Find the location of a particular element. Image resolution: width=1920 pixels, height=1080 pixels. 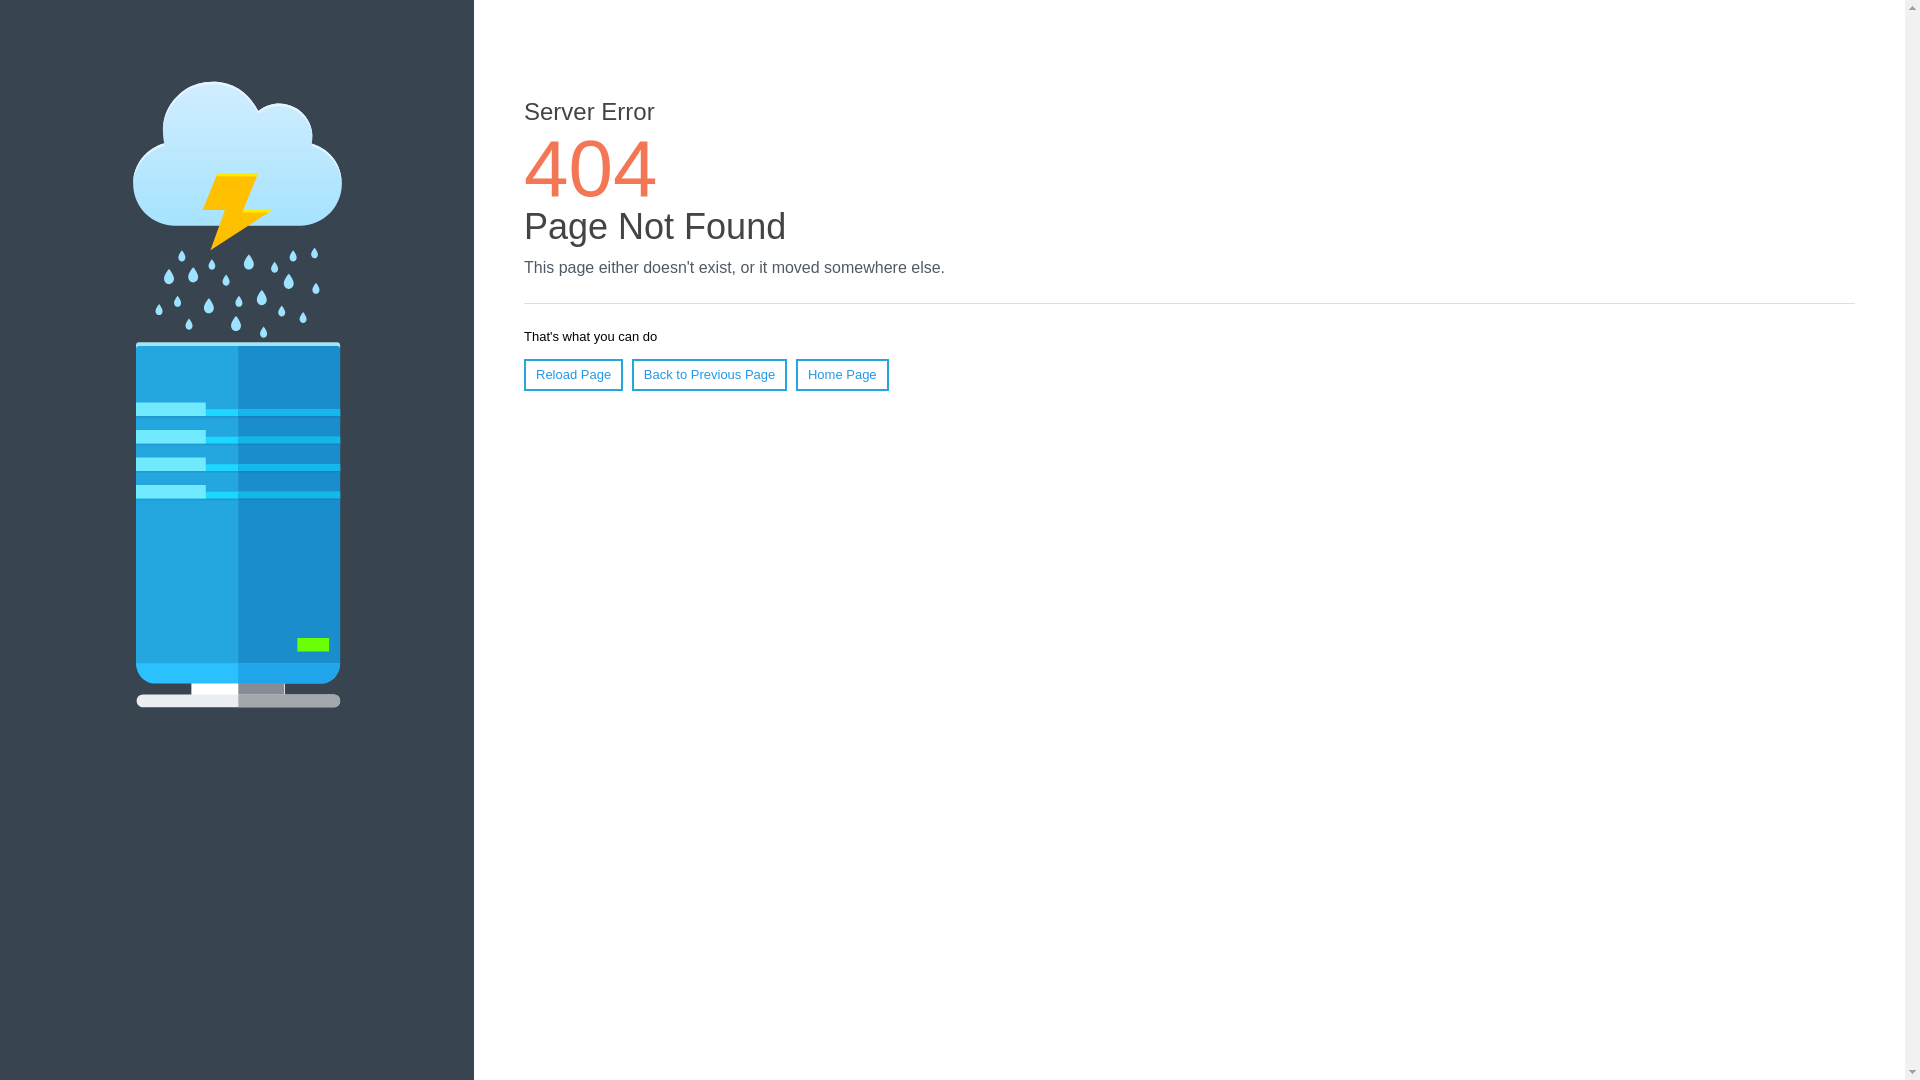

'Home Page' is located at coordinates (842, 374).